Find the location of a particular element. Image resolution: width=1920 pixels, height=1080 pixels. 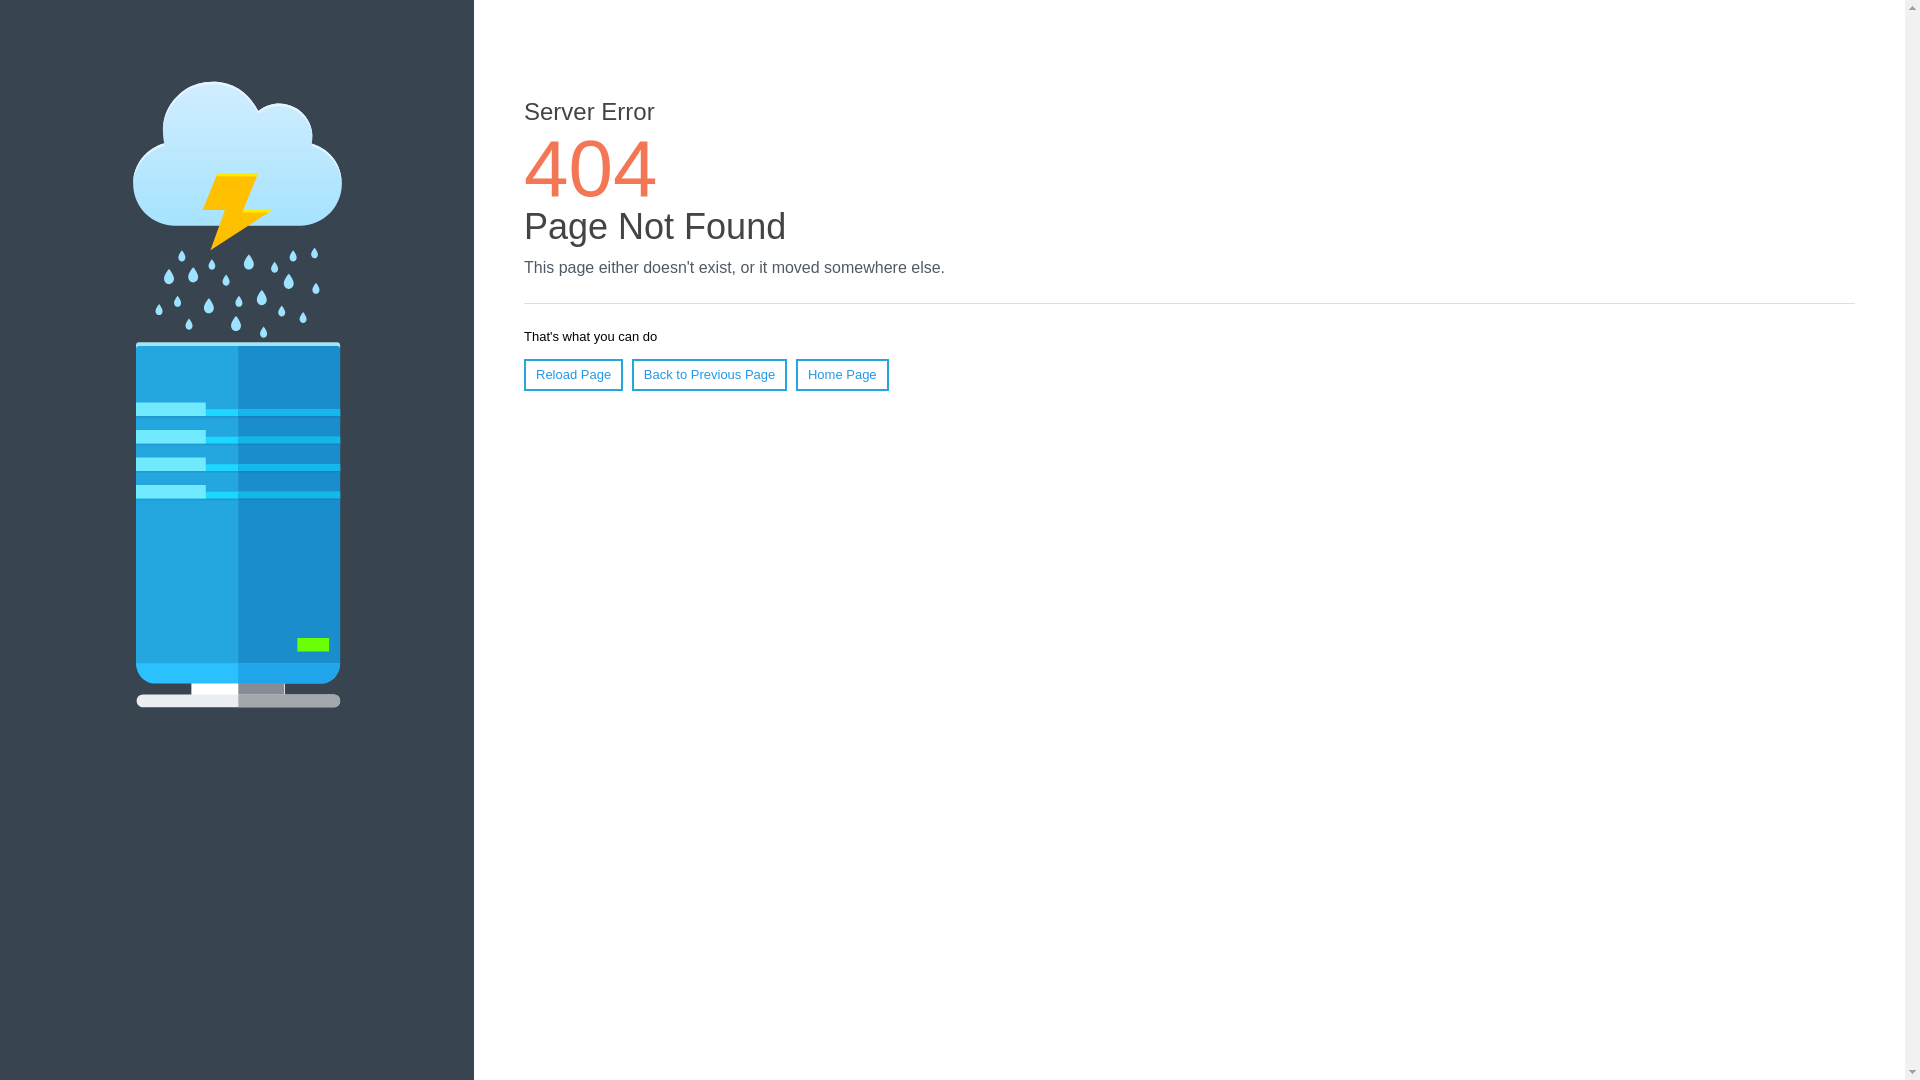

'Home Page' is located at coordinates (842, 374).